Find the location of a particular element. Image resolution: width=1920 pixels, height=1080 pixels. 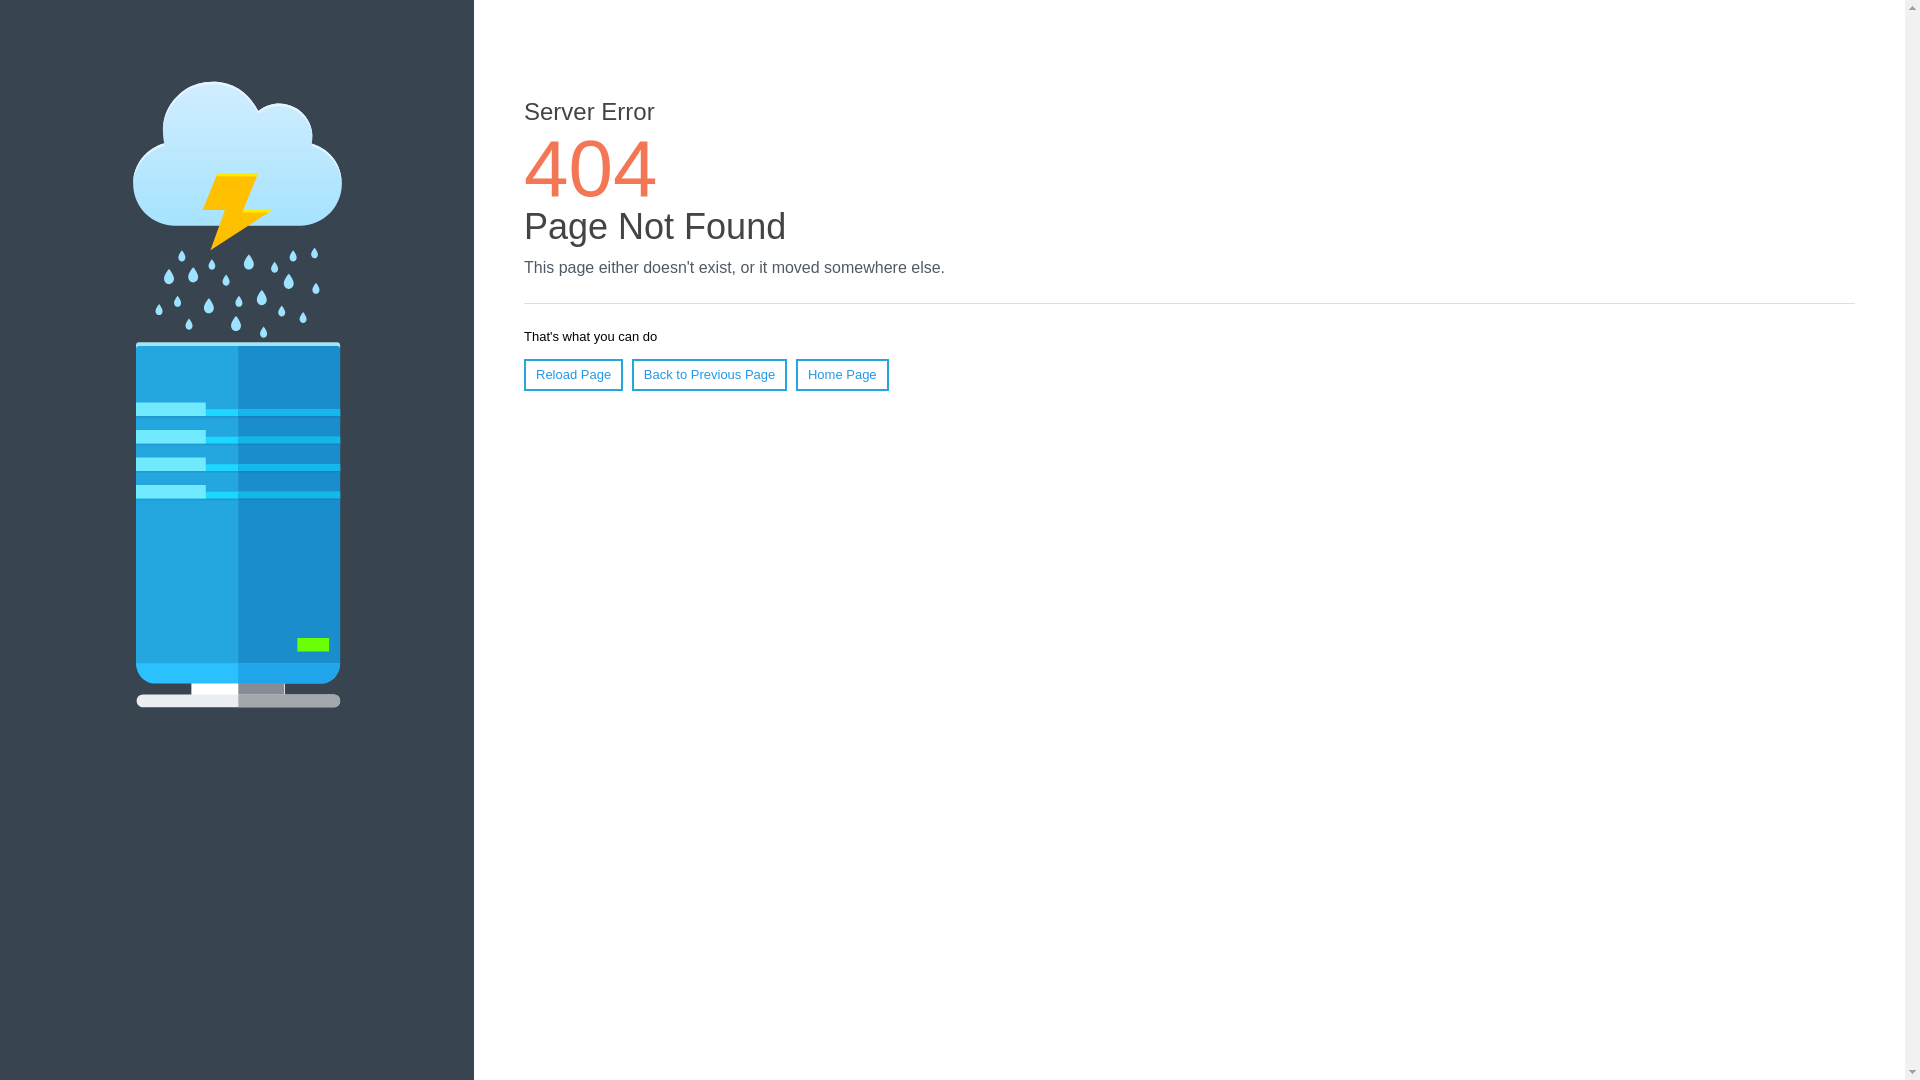

'Home Page' is located at coordinates (842, 374).